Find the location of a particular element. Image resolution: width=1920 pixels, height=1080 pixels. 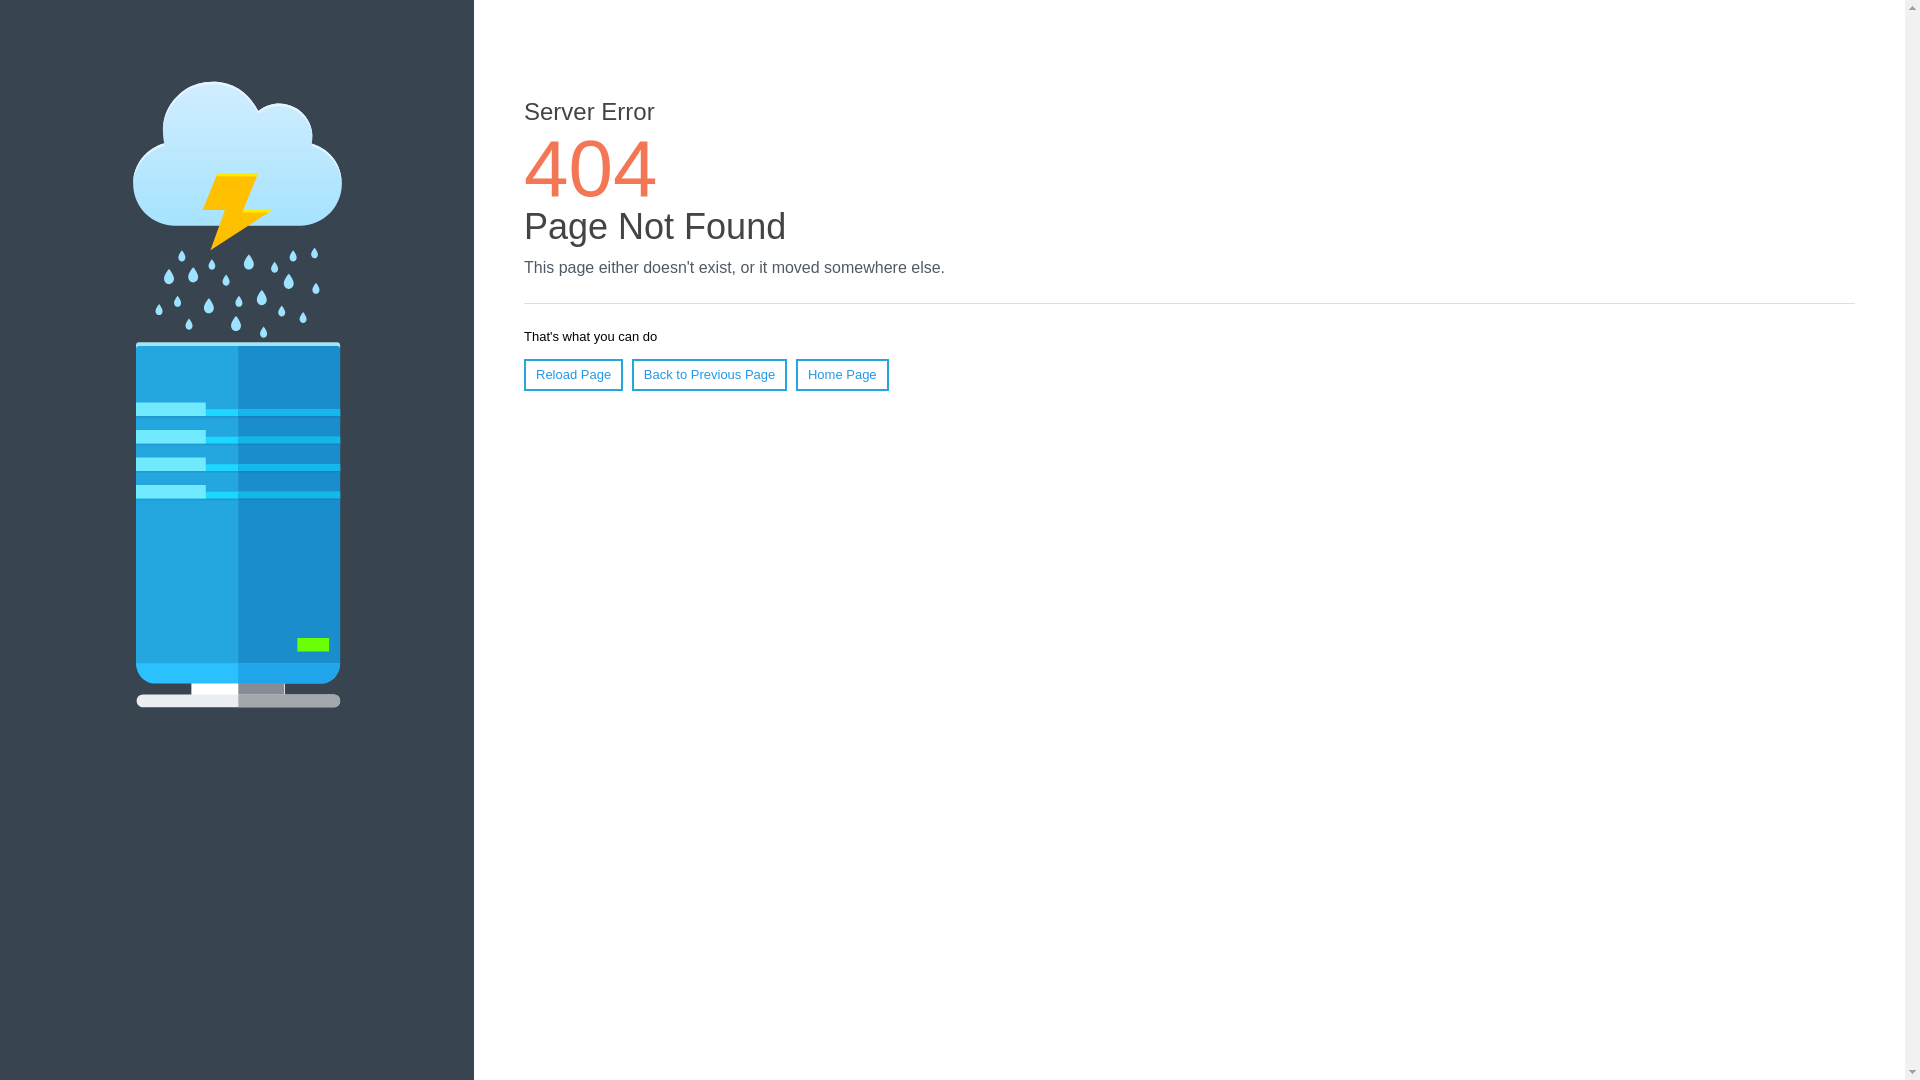

'Home Page' is located at coordinates (842, 374).